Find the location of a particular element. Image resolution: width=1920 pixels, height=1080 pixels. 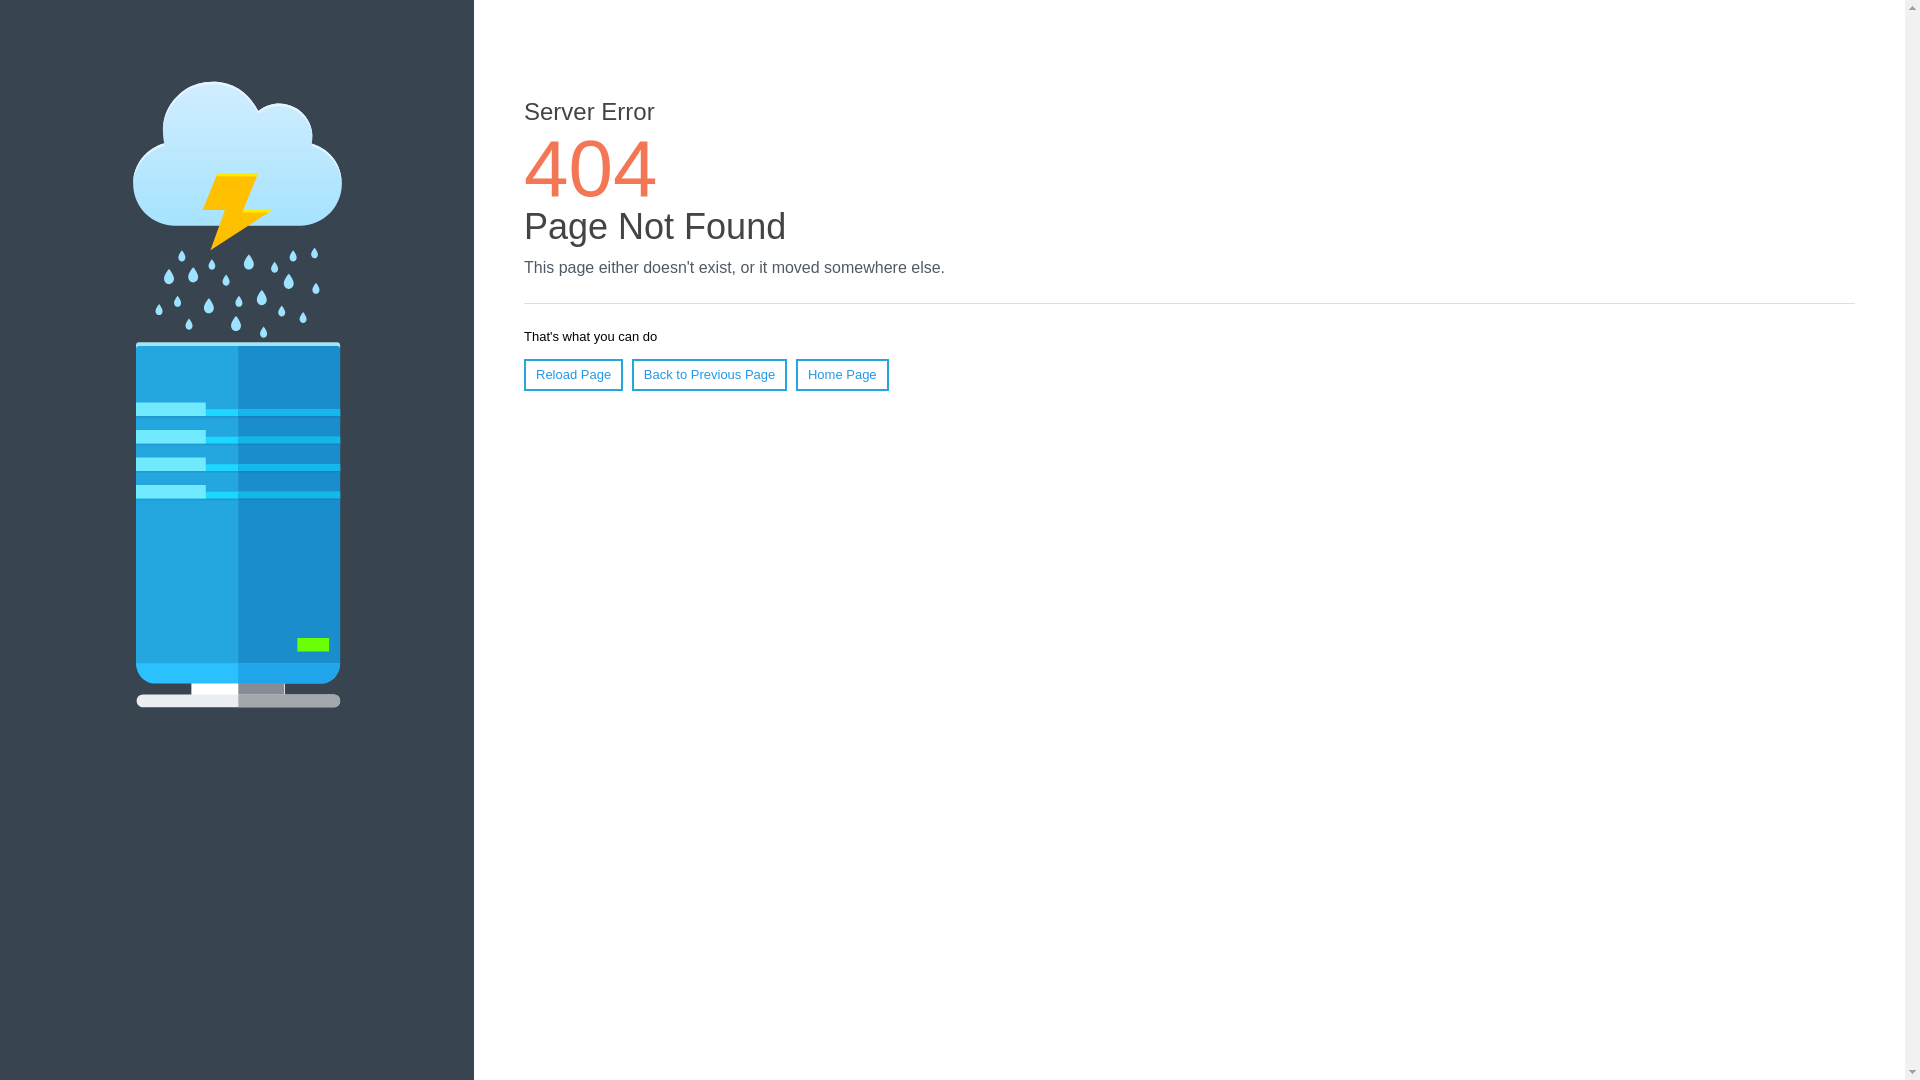

'Home Page' is located at coordinates (842, 374).